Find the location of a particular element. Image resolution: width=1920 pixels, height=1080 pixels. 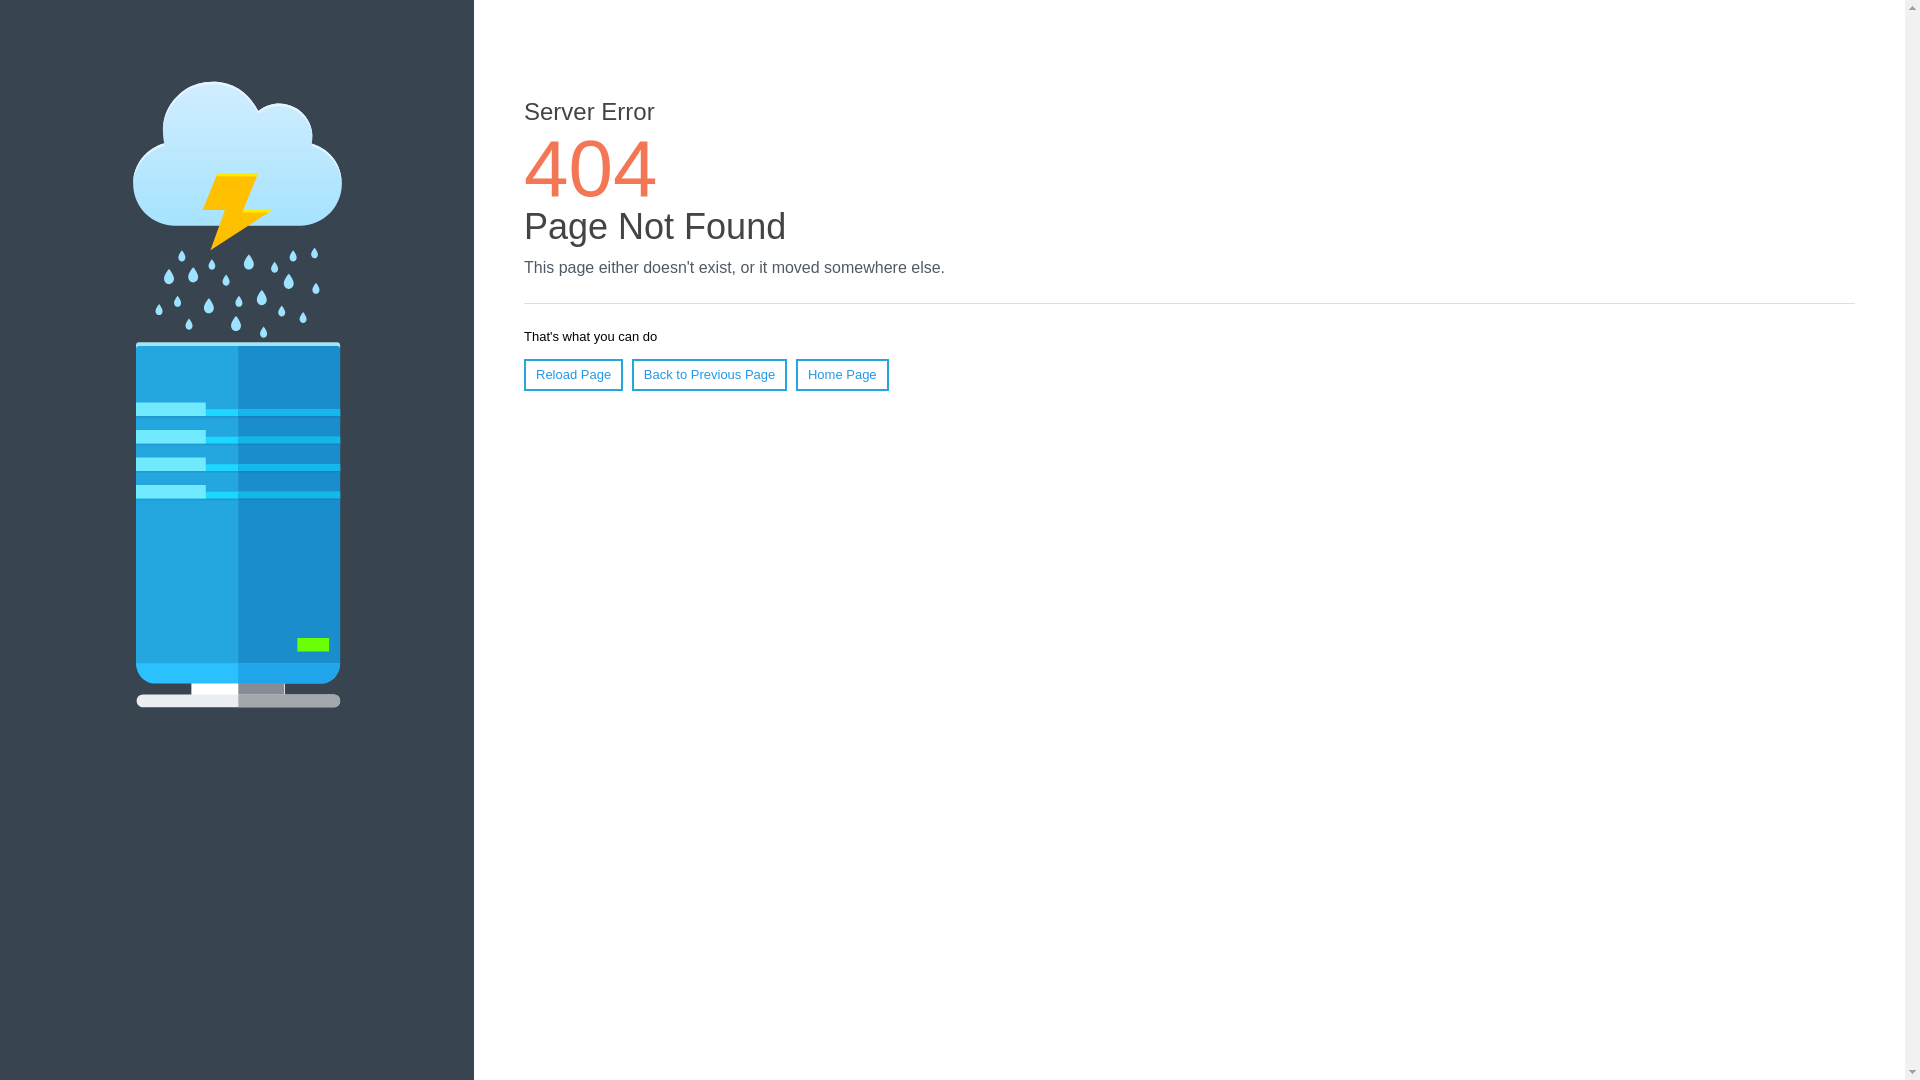

'Home Page' is located at coordinates (842, 374).